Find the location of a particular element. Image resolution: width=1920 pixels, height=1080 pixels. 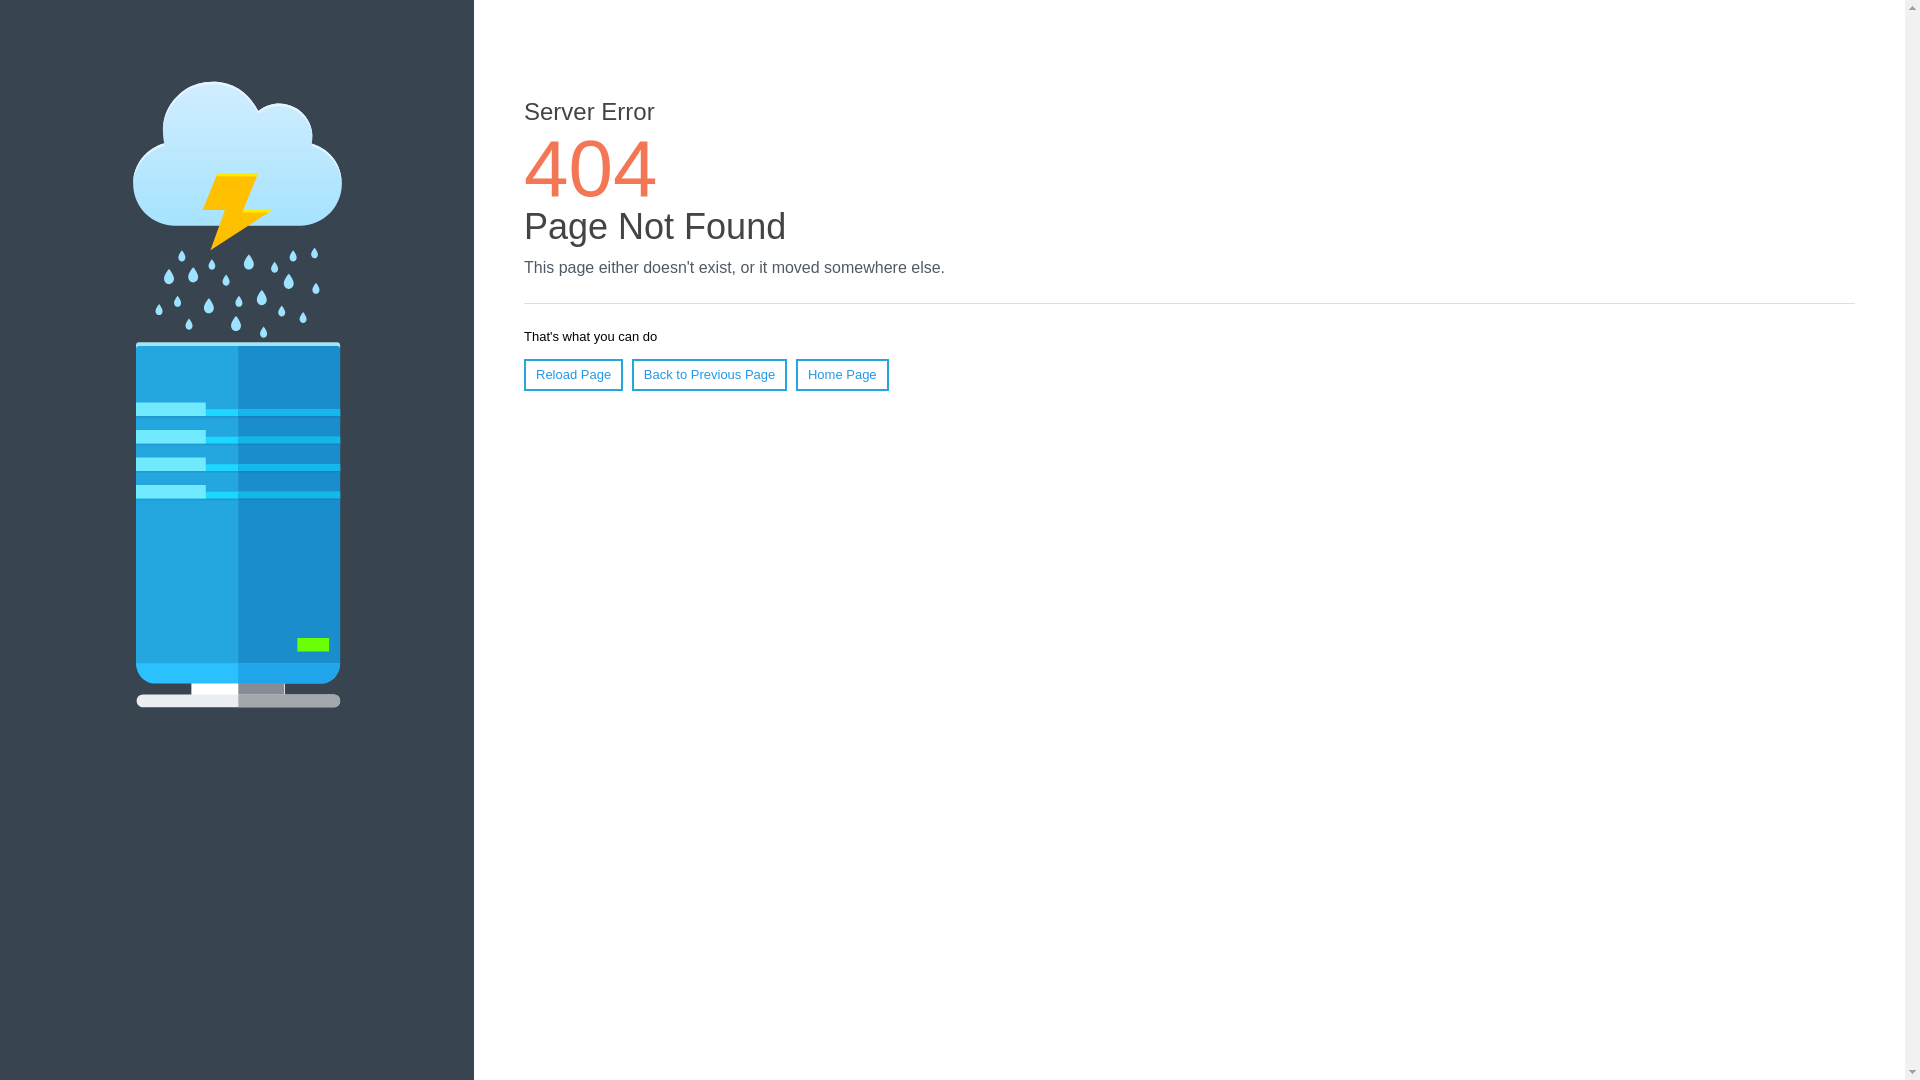

'Home Page' is located at coordinates (842, 374).